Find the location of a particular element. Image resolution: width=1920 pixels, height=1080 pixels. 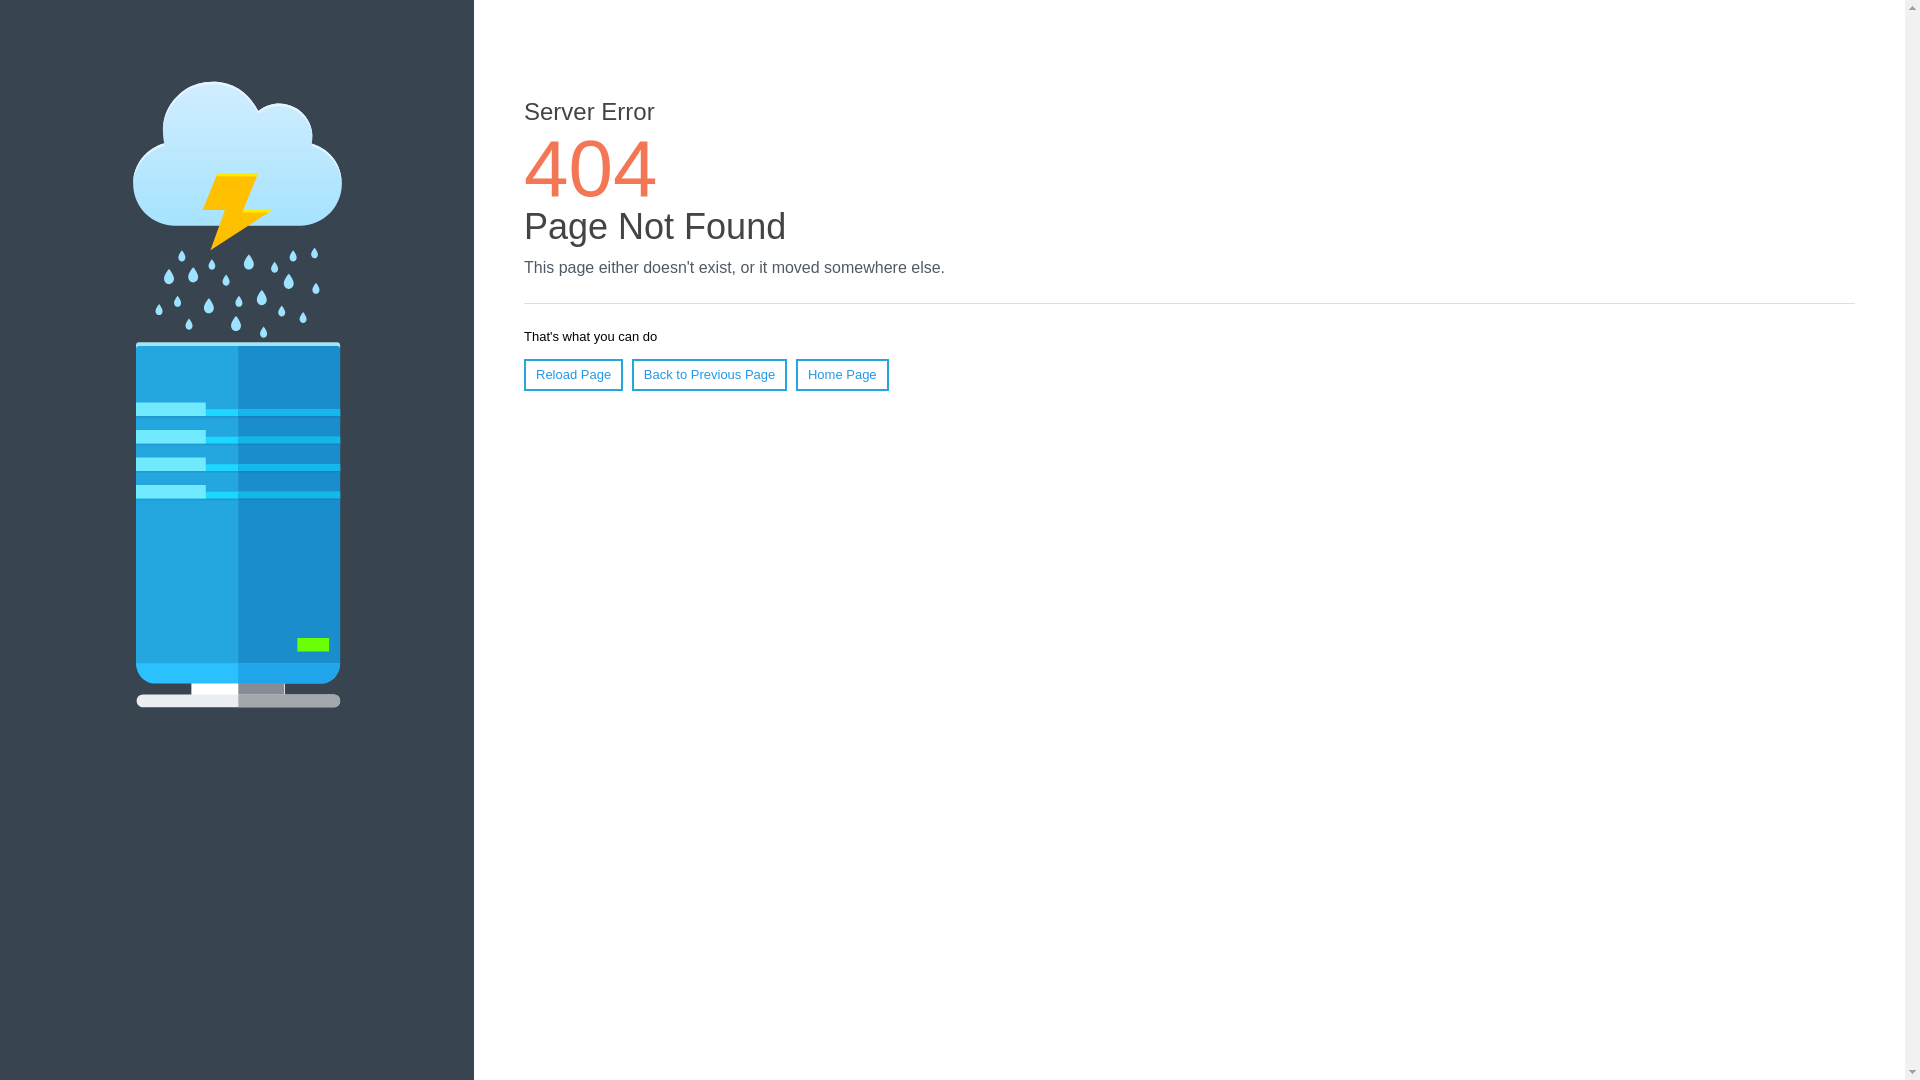

'Home Page' is located at coordinates (842, 374).